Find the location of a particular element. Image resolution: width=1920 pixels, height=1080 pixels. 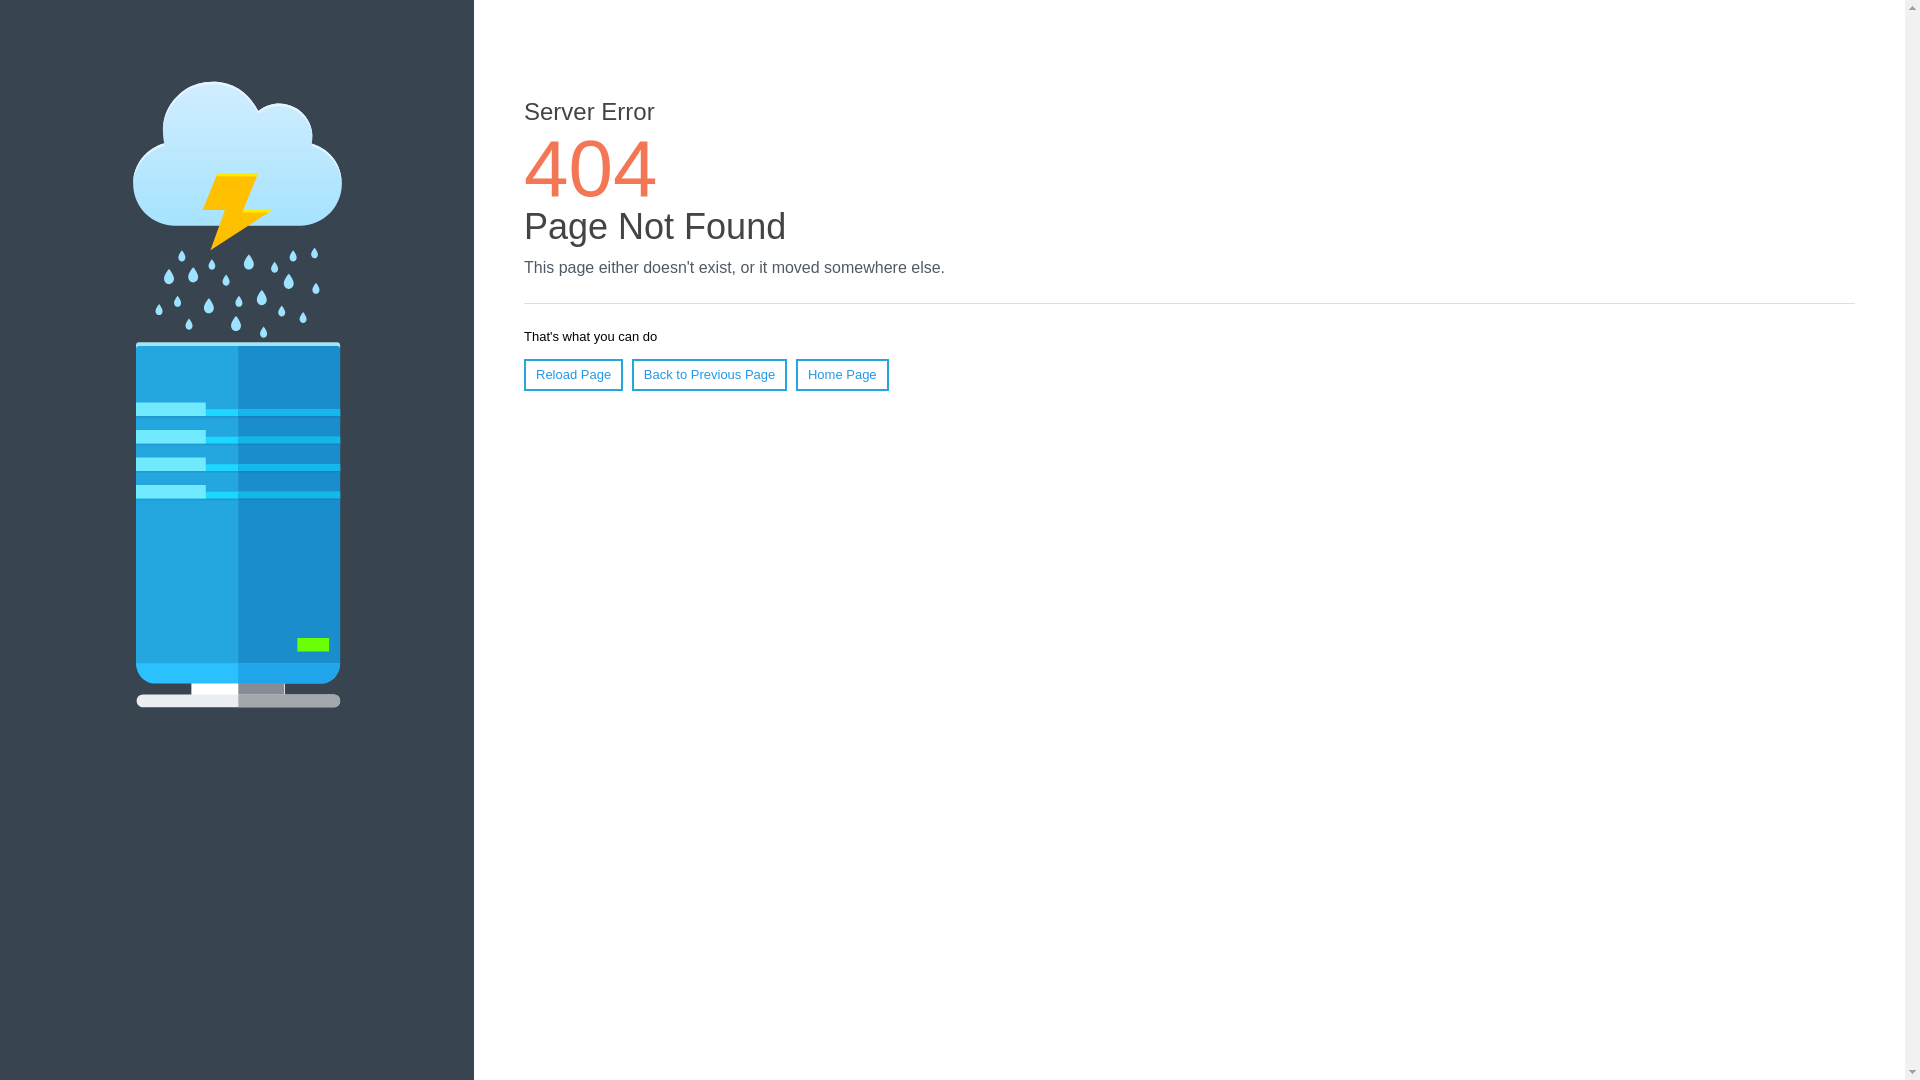

'Home Page' is located at coordinates (842, 374).